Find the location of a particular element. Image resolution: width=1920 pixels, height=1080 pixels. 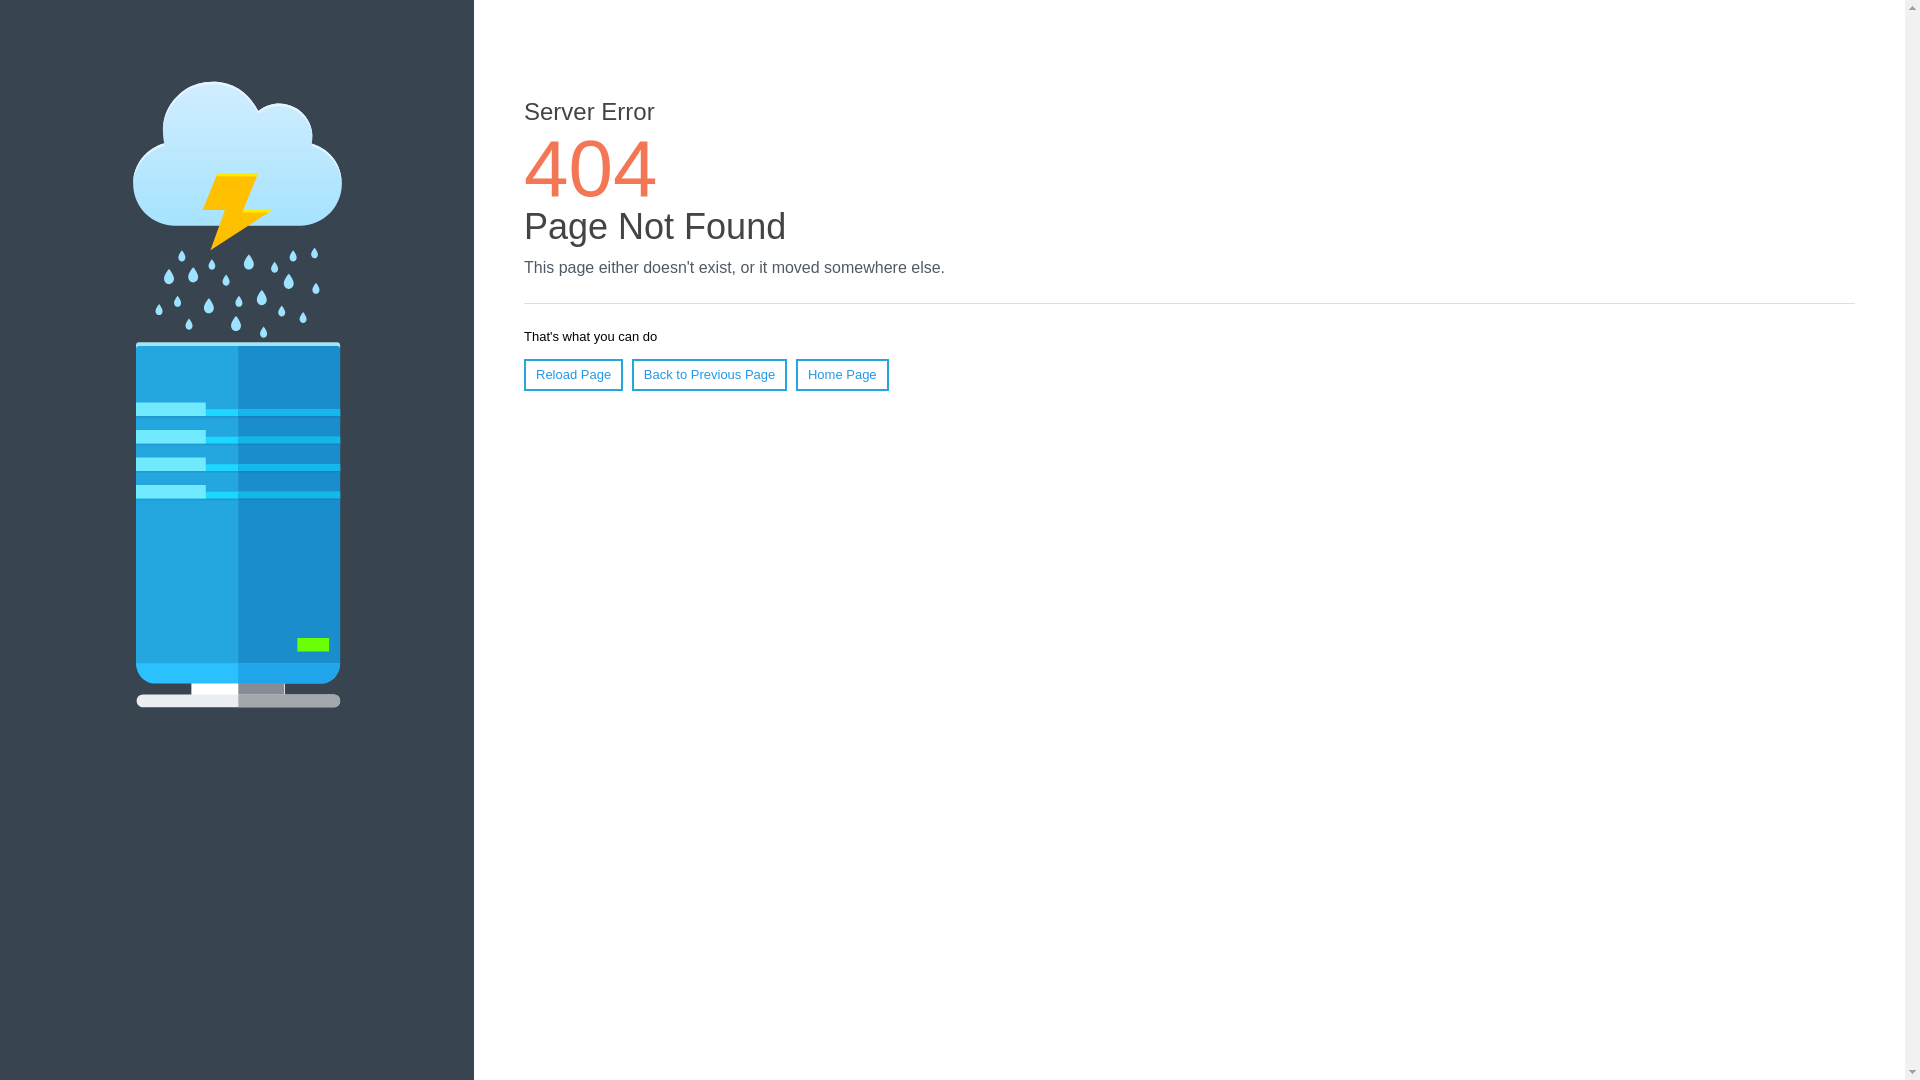

'Home Page' is located at coordinates (842, 374).